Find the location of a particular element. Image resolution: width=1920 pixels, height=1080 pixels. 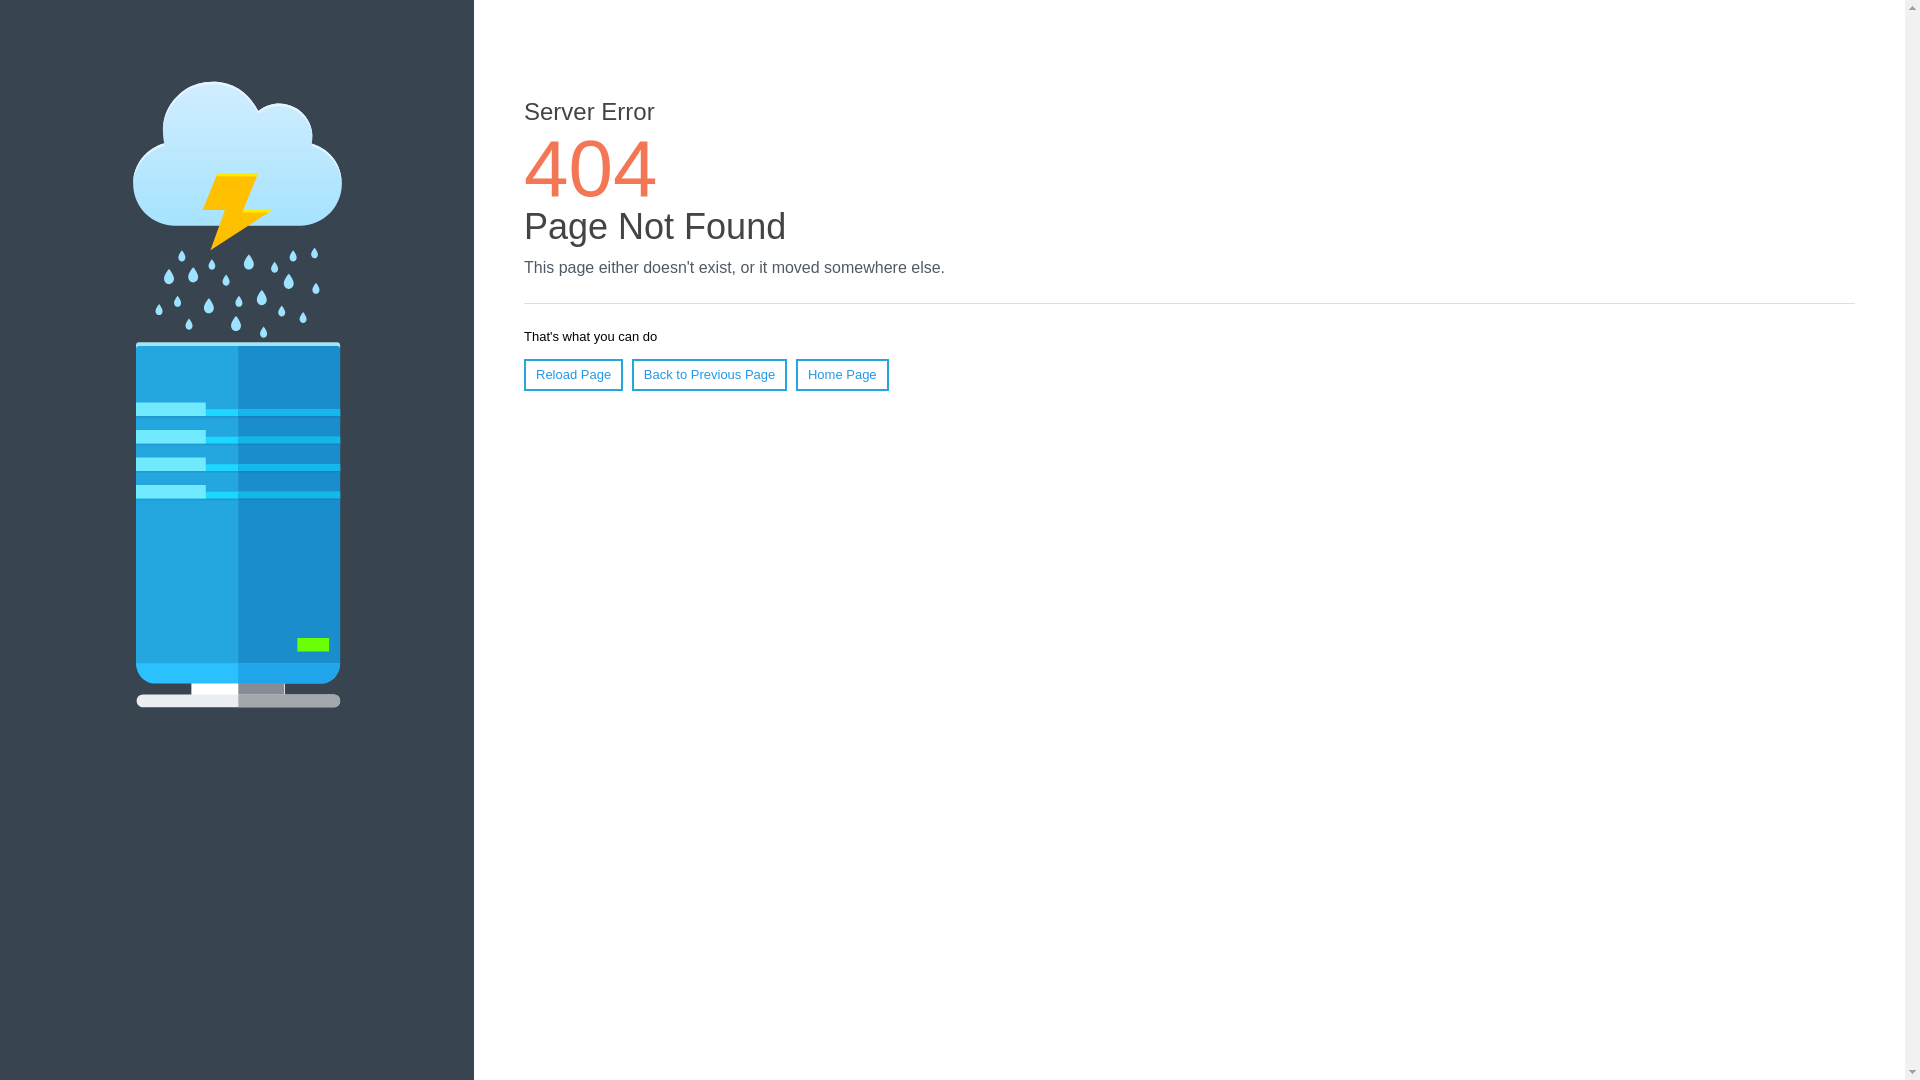

'Home Page' is located at coordinates (842, 374).